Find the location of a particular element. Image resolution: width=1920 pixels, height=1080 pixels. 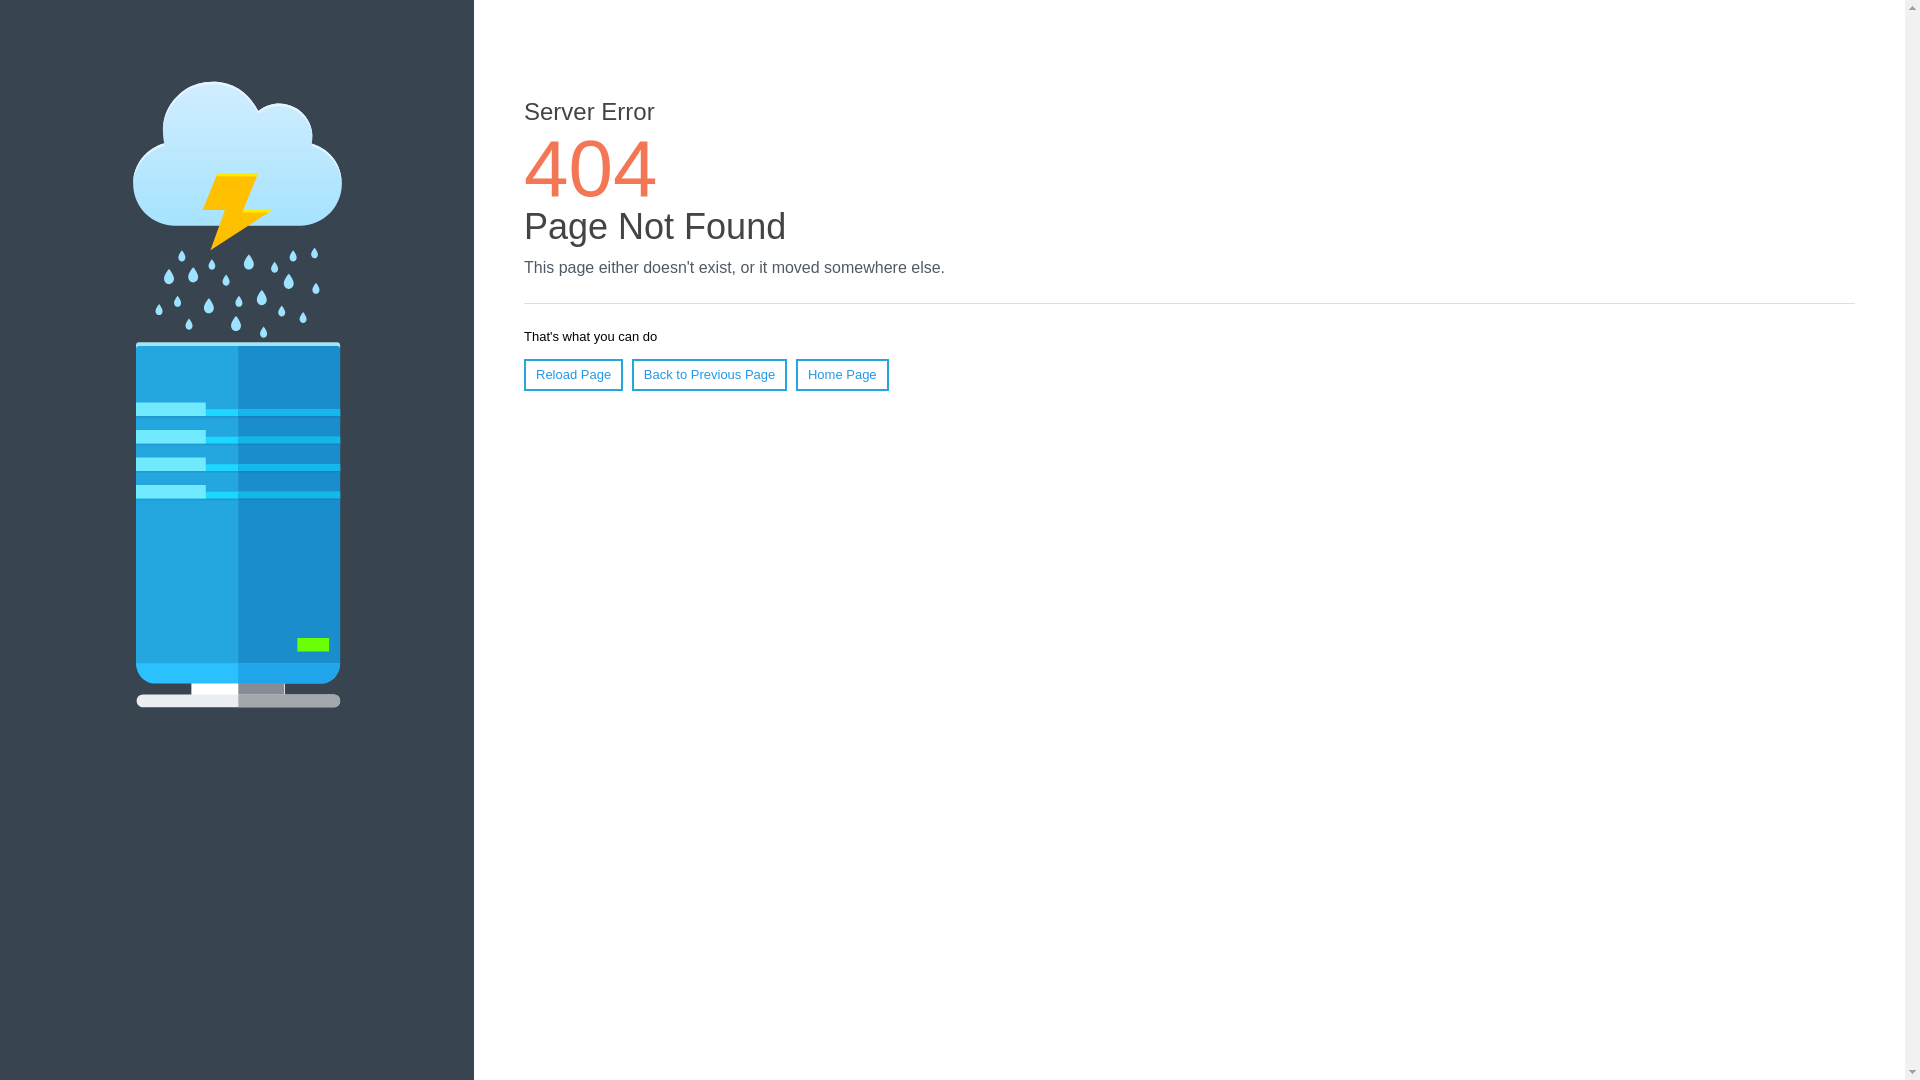

'Home Page' is located at coordinates (842, 374).